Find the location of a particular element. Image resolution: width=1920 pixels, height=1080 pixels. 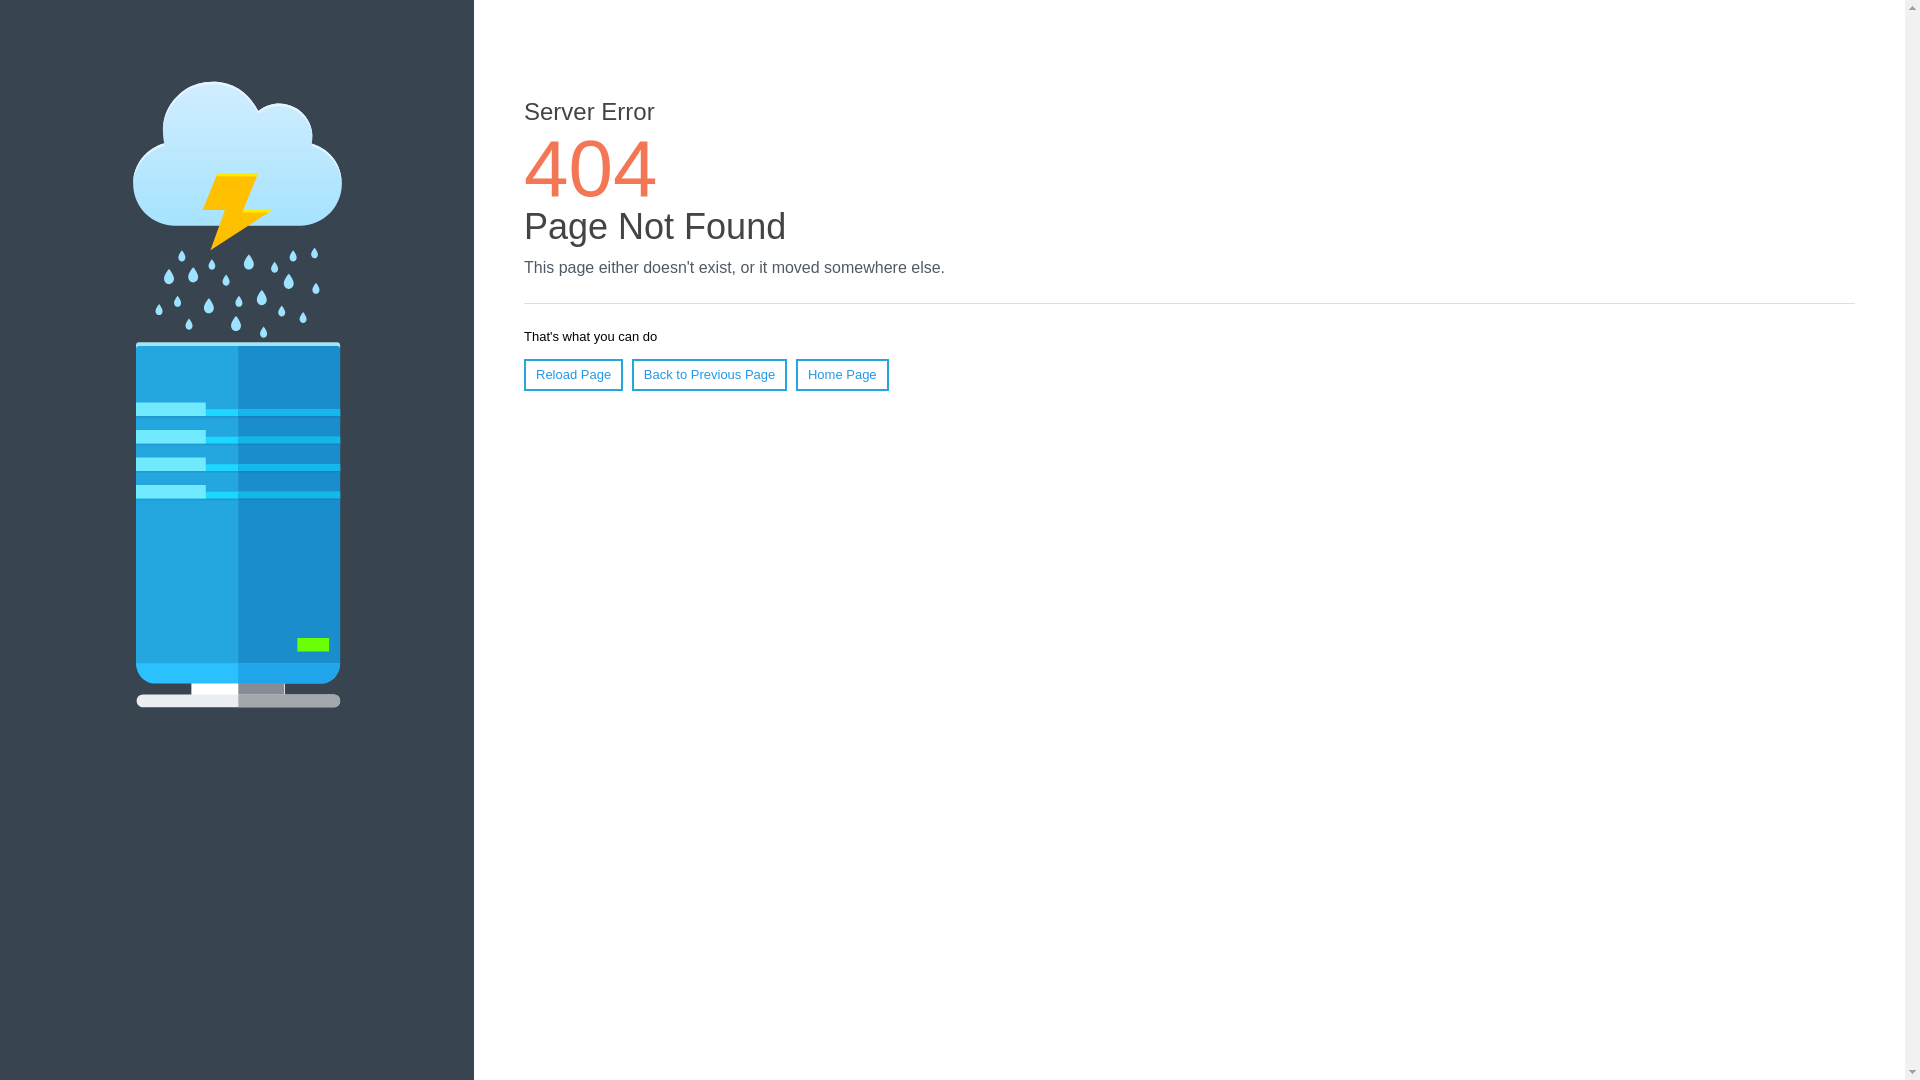

'Home Page' is located at coordinates (842, 374).